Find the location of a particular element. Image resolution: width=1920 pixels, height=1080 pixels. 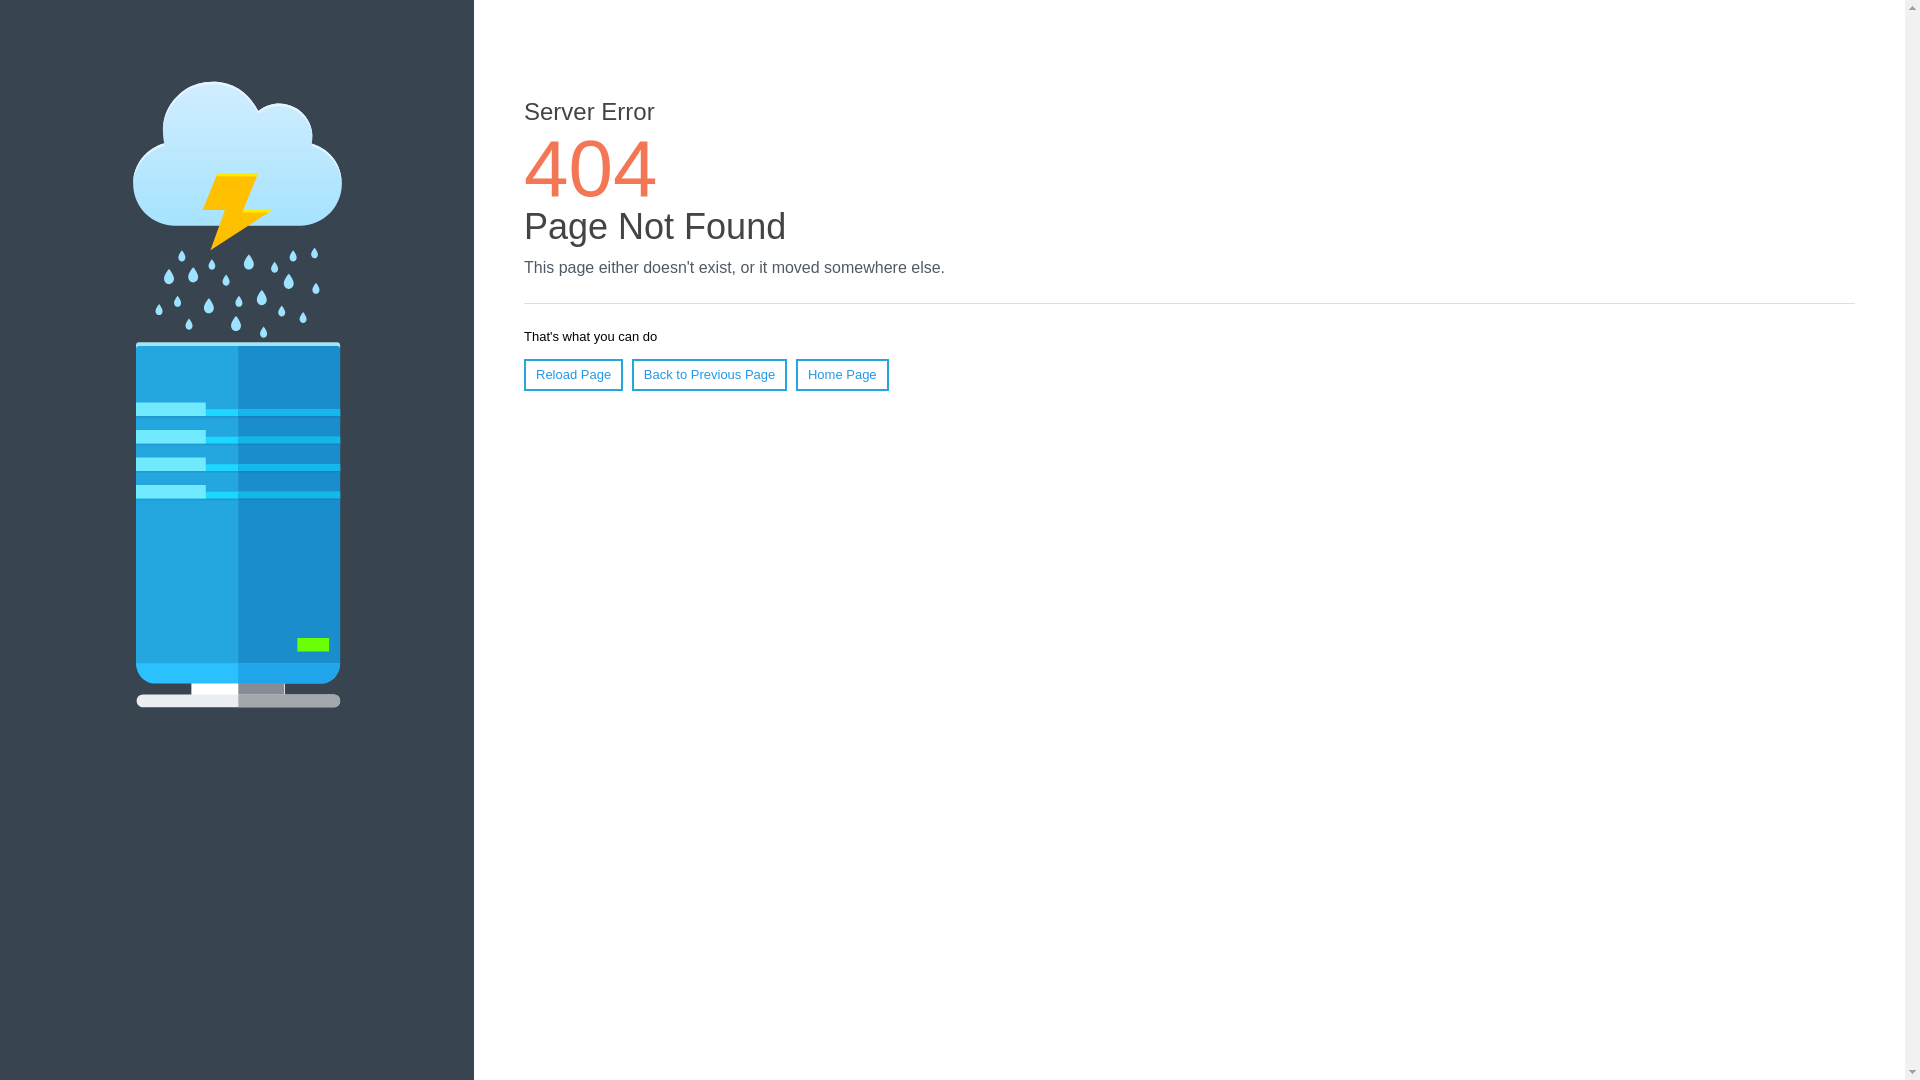

'Home Page' is located at coordinates (842, 374).